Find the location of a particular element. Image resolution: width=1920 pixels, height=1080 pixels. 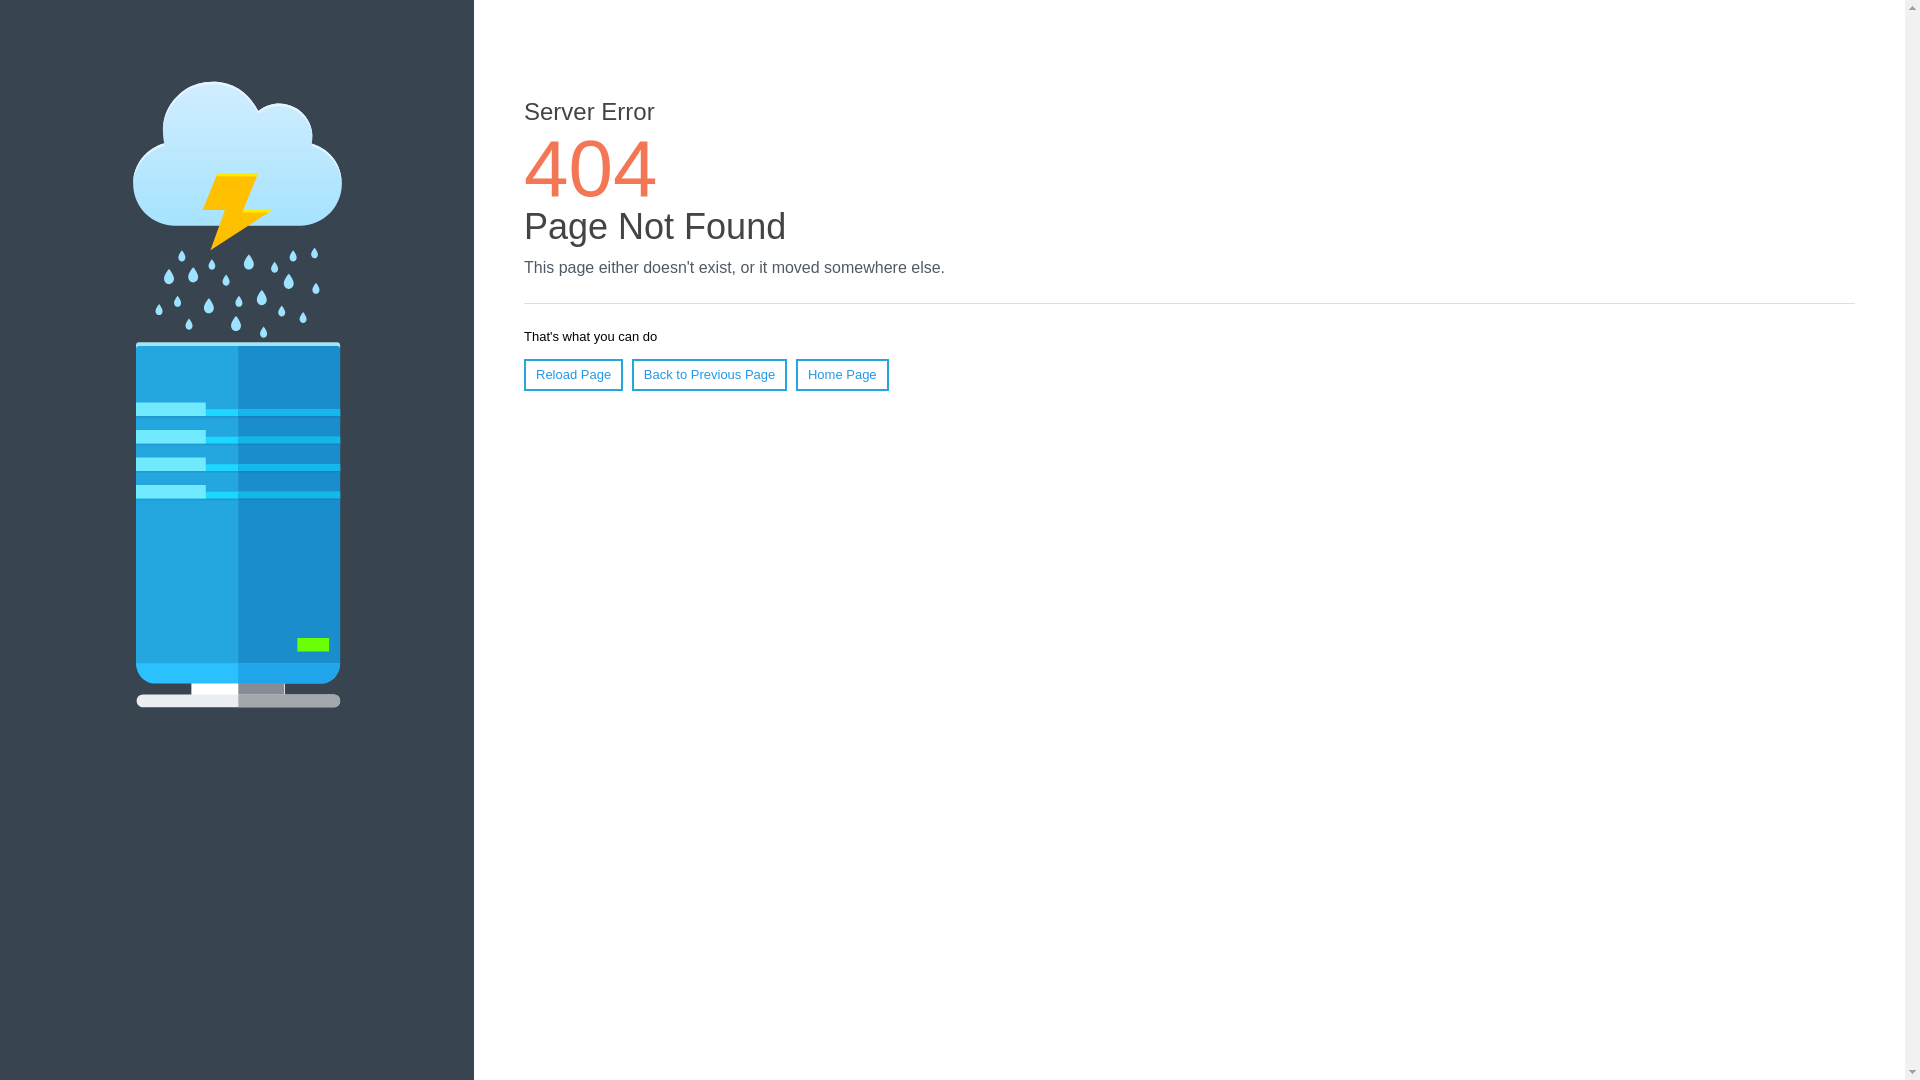

'Home Page' is located at coordinates (842, 374).